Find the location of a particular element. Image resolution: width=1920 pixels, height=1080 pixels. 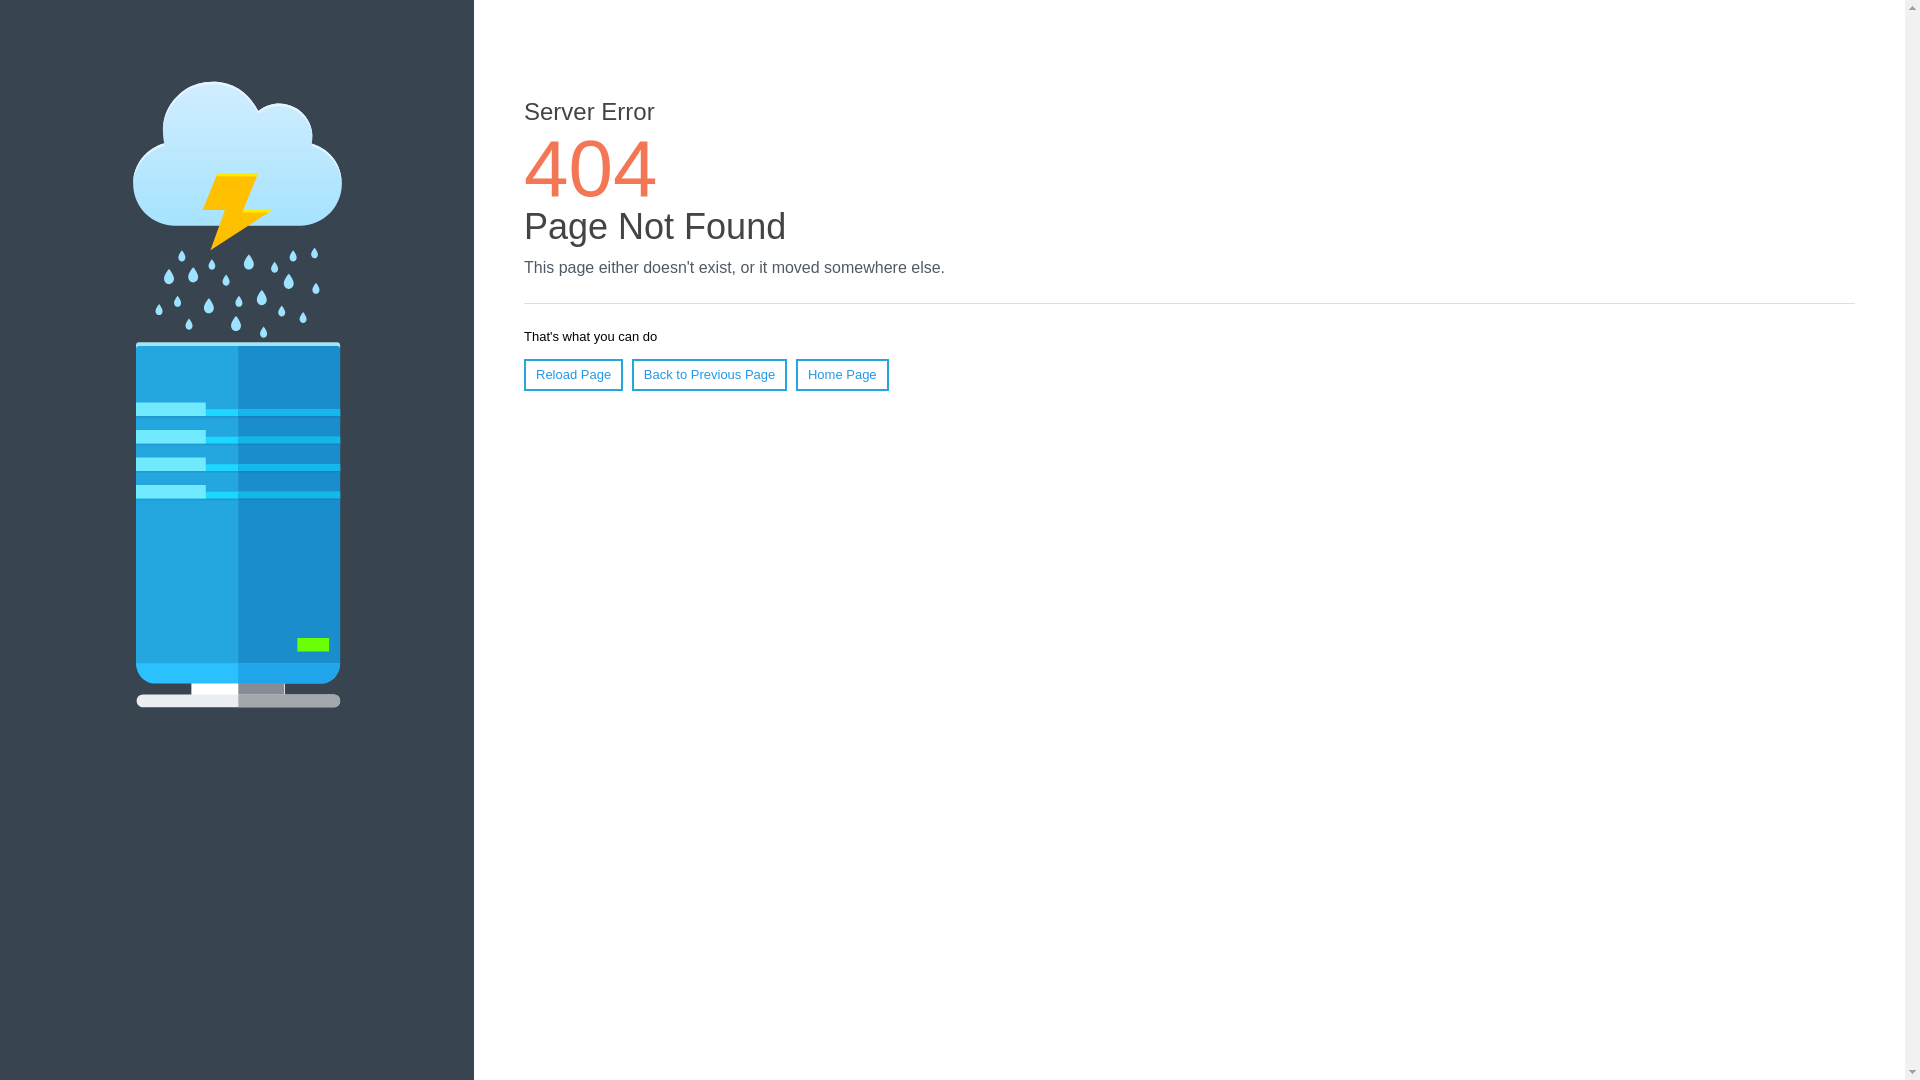

'Home Page' is located at coordinates (842, 374).